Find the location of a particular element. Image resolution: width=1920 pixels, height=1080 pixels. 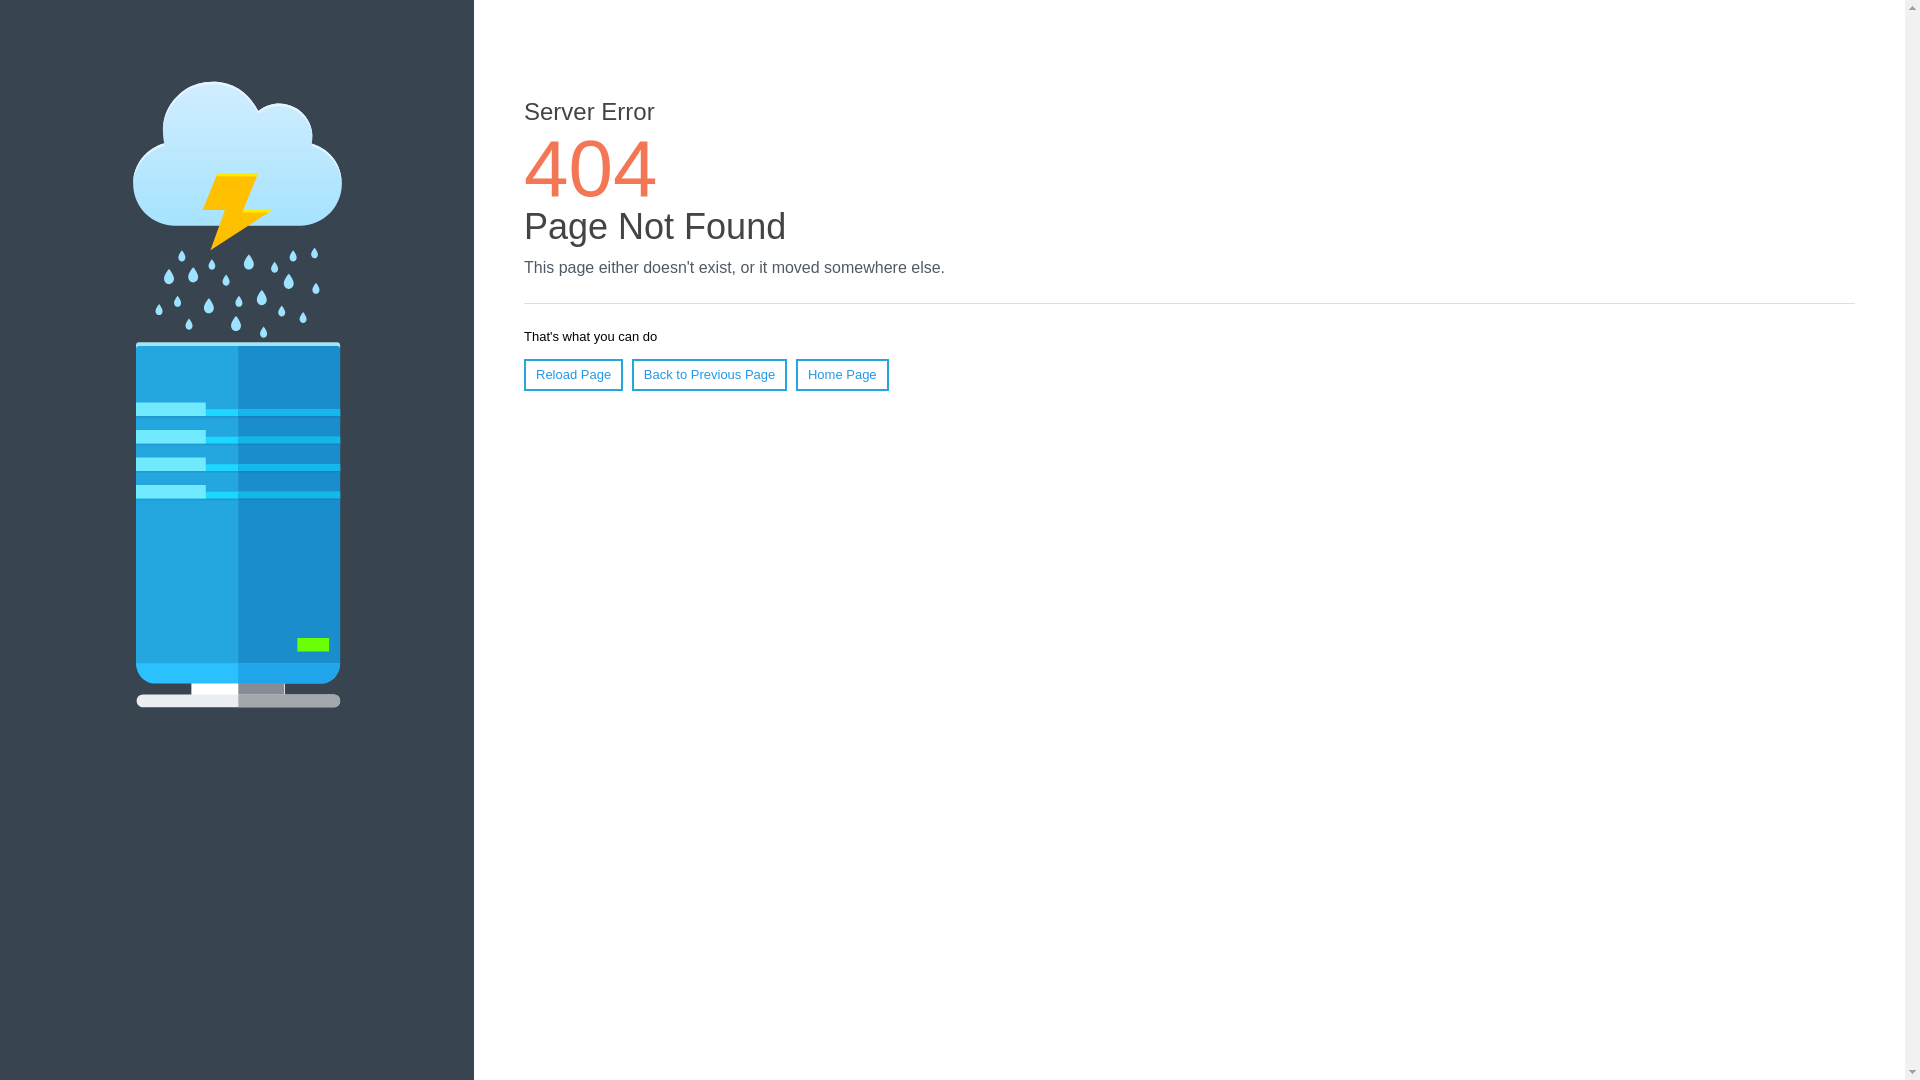

'Home Page' is located at coordinates (842, 374).